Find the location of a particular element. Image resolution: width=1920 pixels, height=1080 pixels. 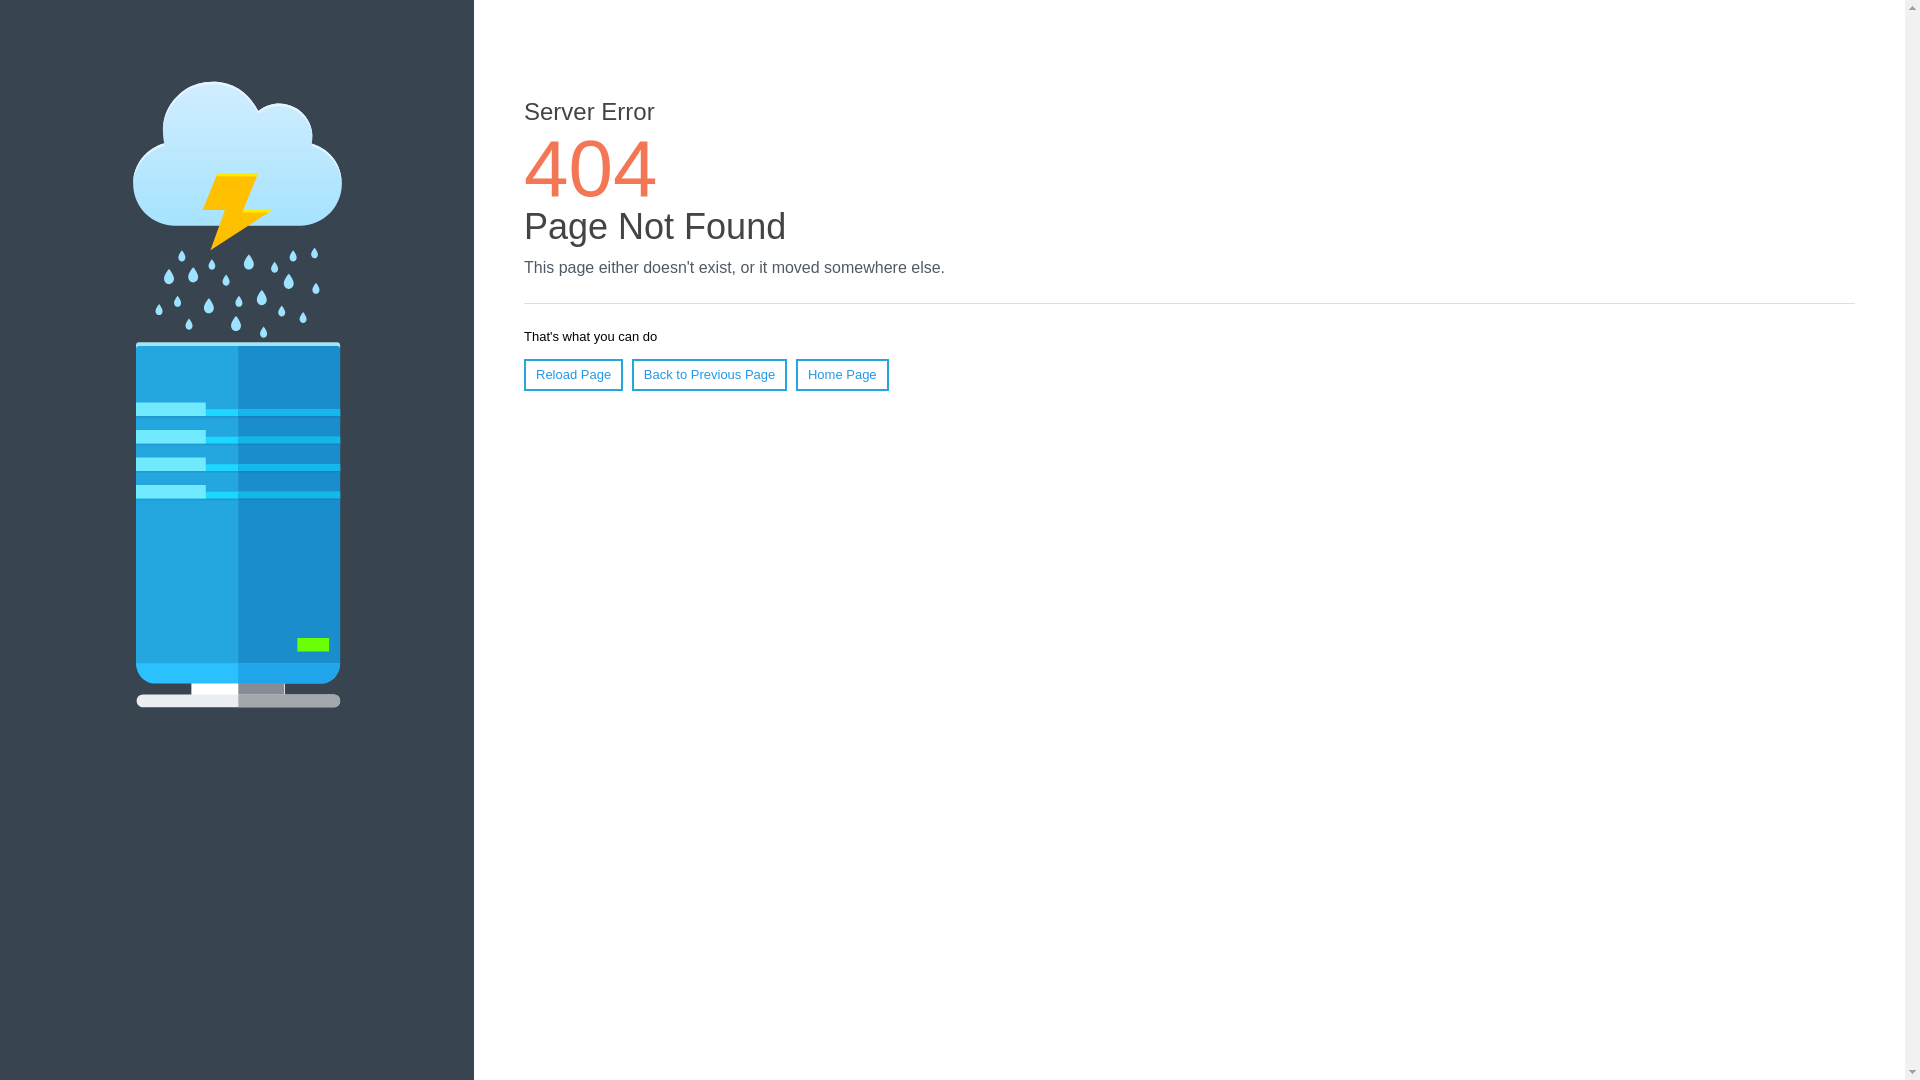

'Home Page' is located at coordinates (842, 374).